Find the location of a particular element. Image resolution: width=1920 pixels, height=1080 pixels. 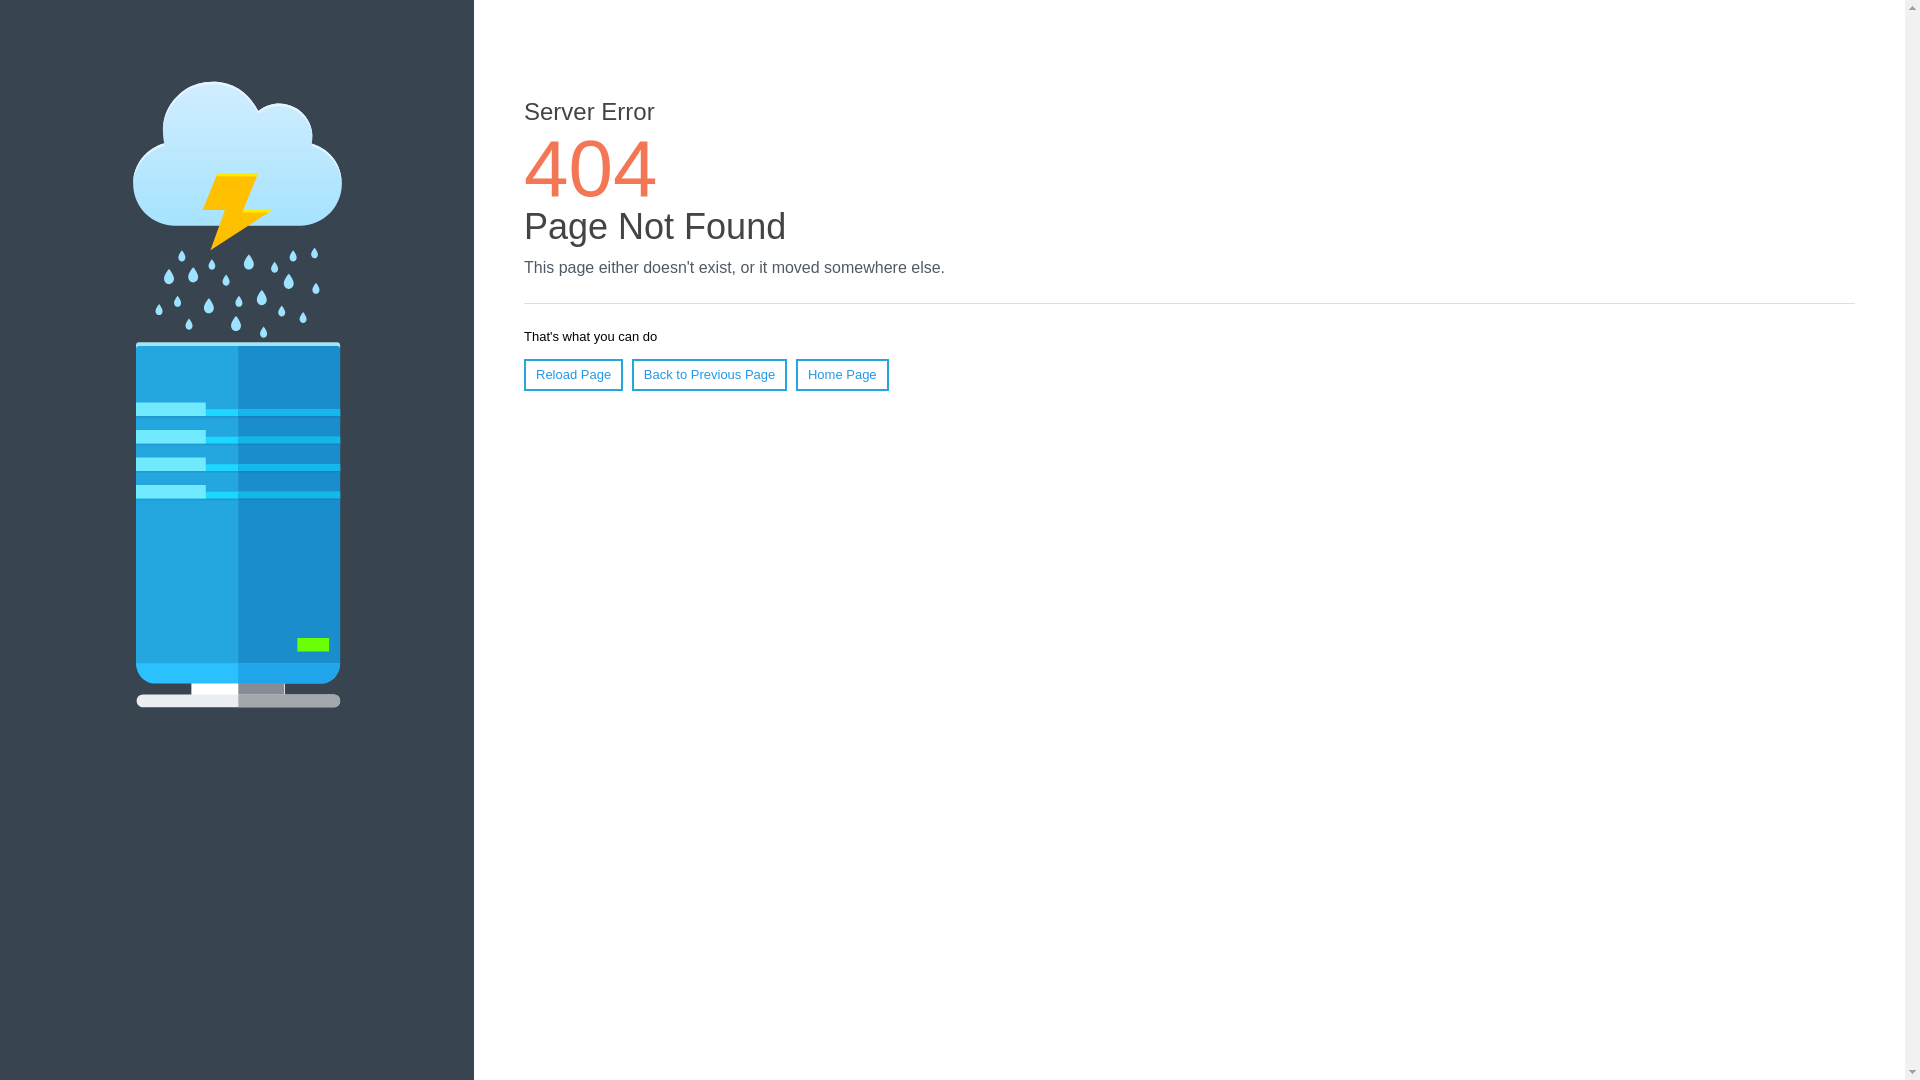

'Home Page' is located at coordinates (842, 374).